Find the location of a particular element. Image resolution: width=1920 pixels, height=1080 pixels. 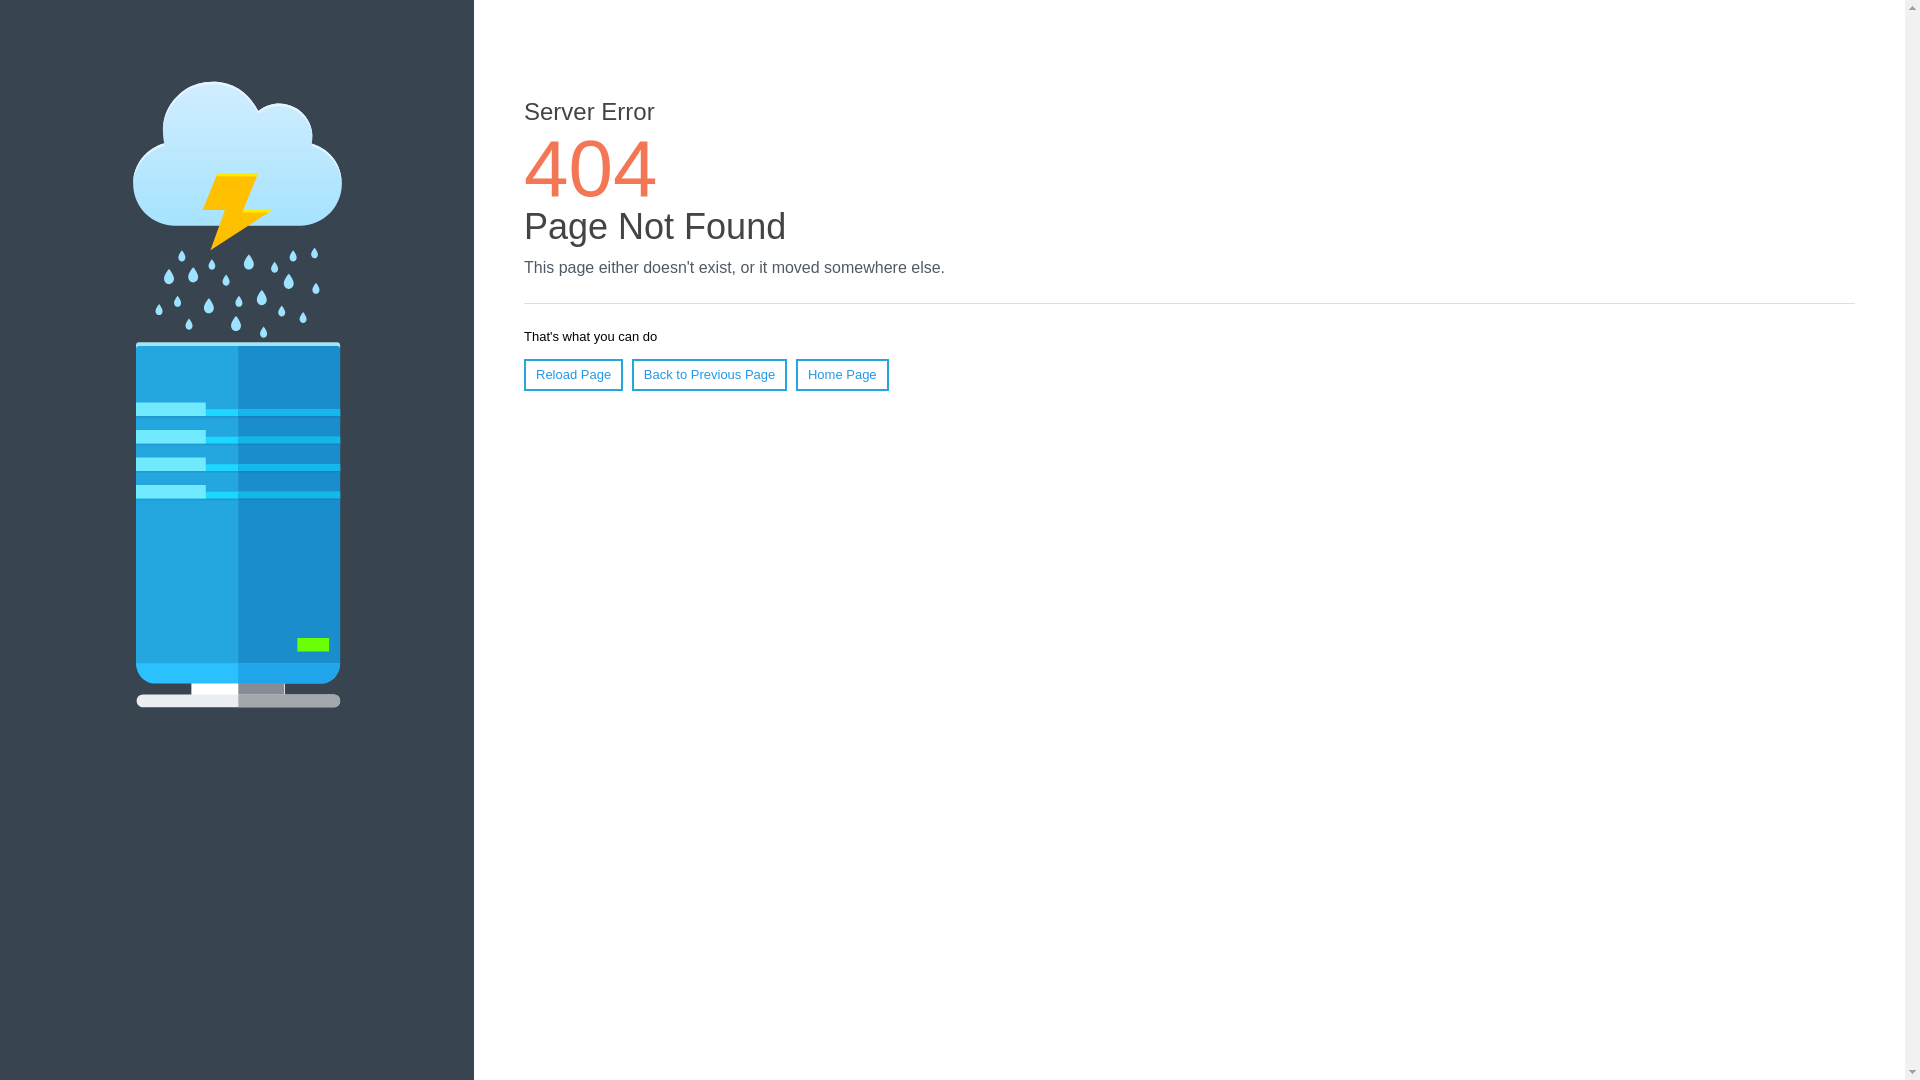

'Home Page' is located at coordinates (842, 374).